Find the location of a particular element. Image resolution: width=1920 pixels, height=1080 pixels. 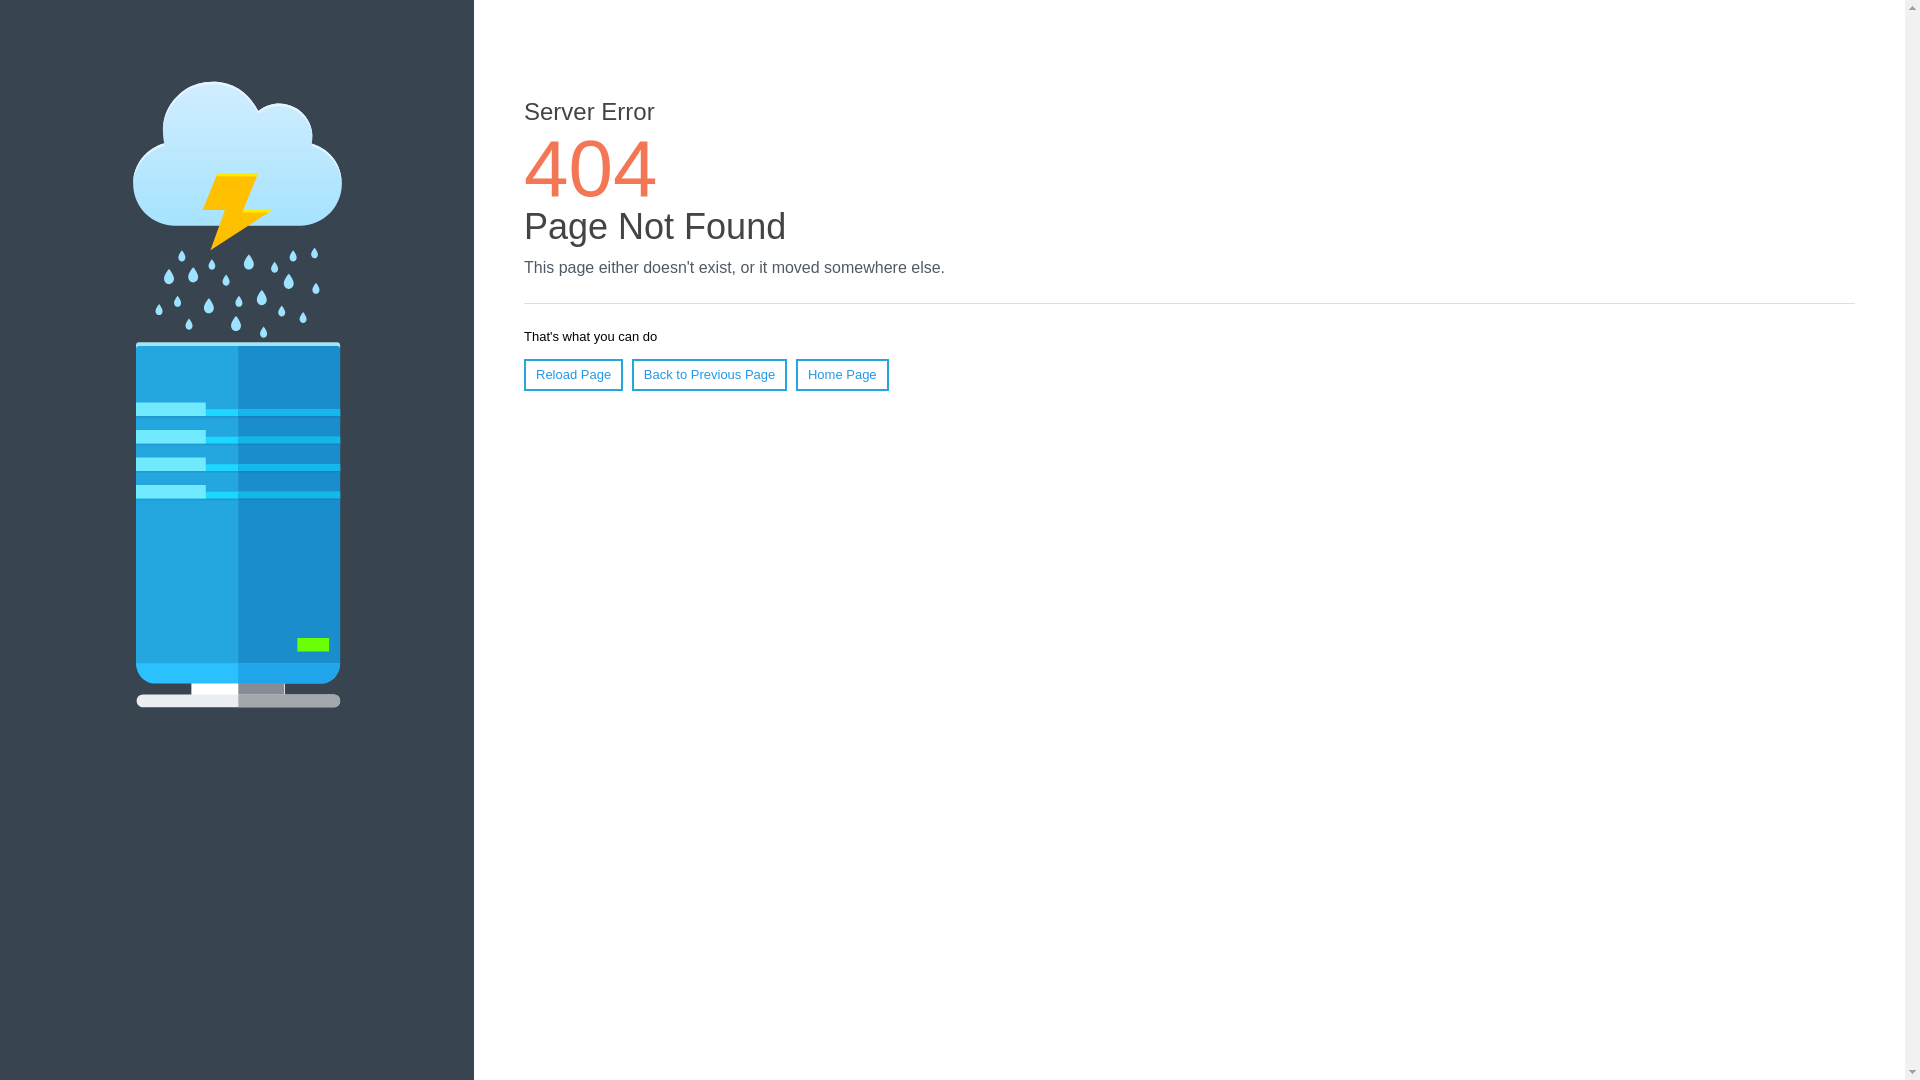

'Home Page' is located at coordinates (842, 374).